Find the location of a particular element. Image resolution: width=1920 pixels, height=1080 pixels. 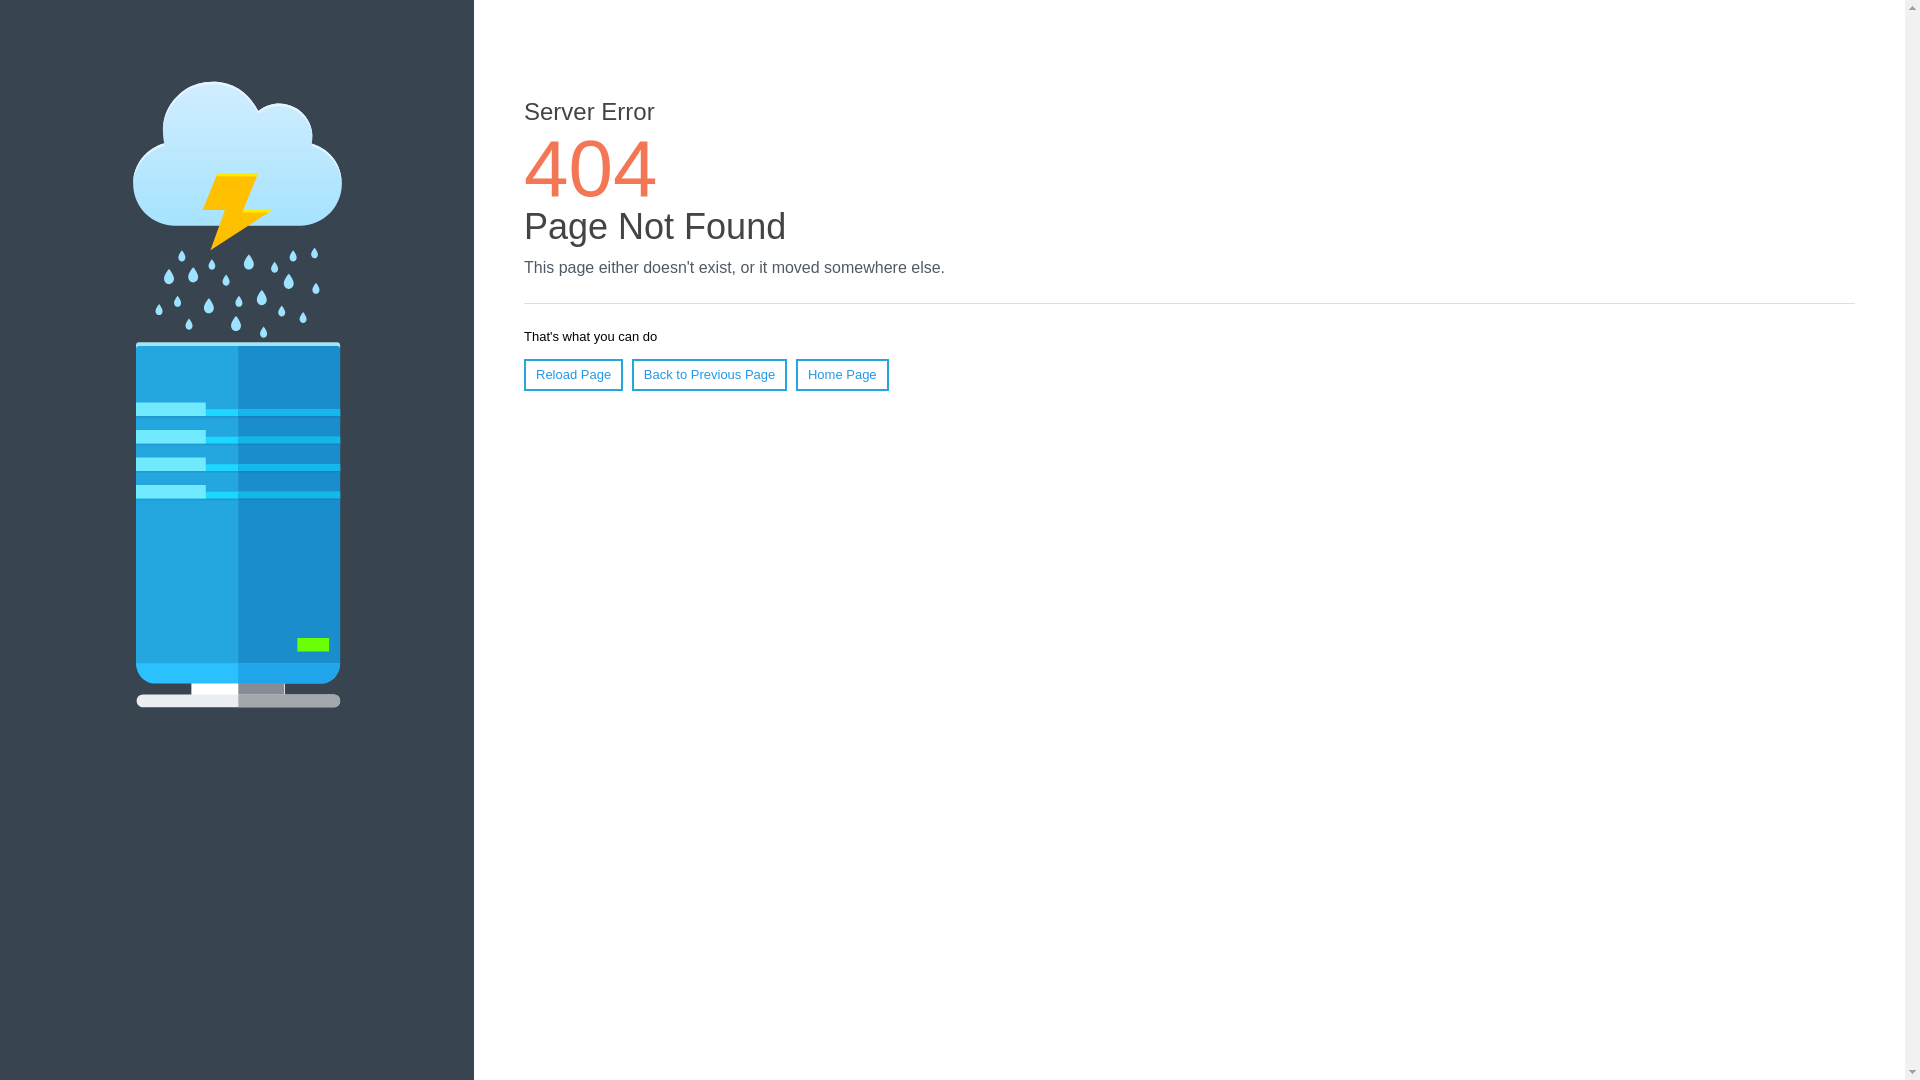

'Home Page' is located at coordinates (842, 374).